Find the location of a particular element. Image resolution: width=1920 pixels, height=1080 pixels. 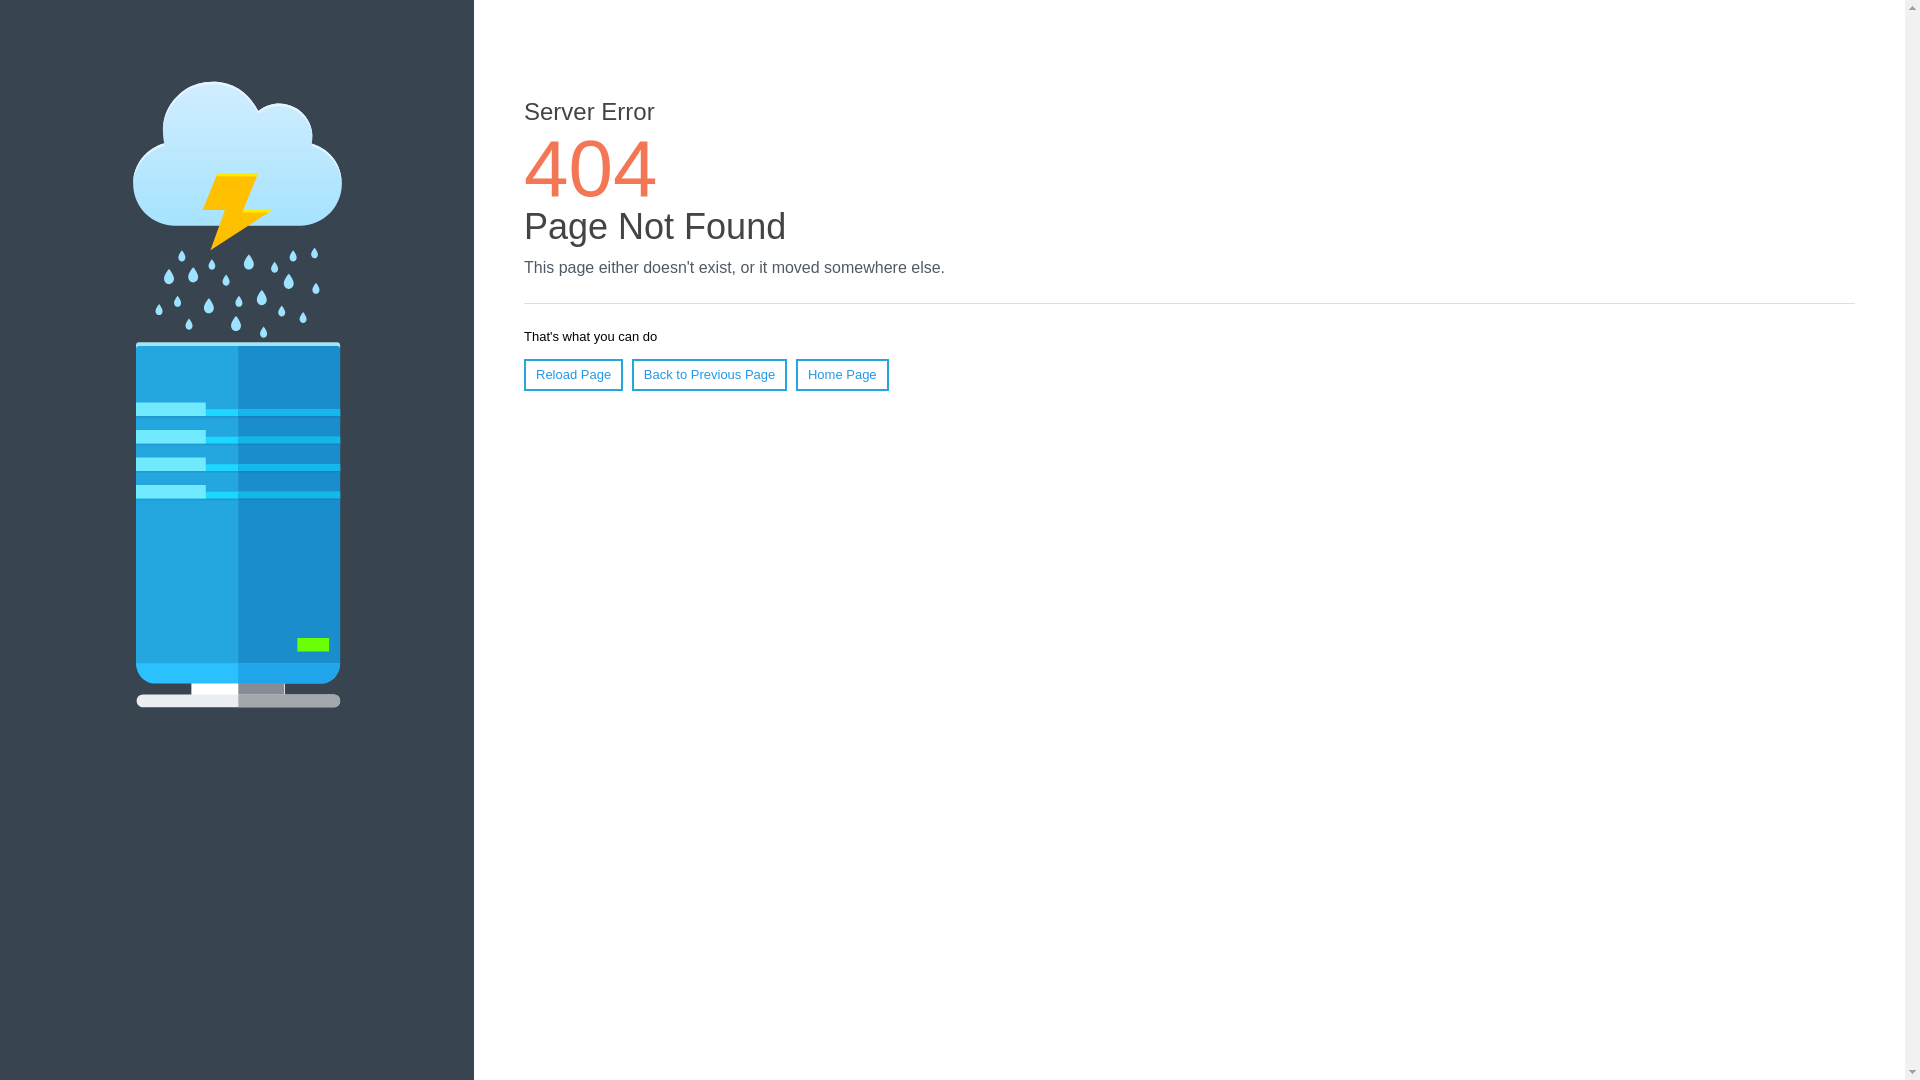

'Home Page' is located at coordinates (842, 374).